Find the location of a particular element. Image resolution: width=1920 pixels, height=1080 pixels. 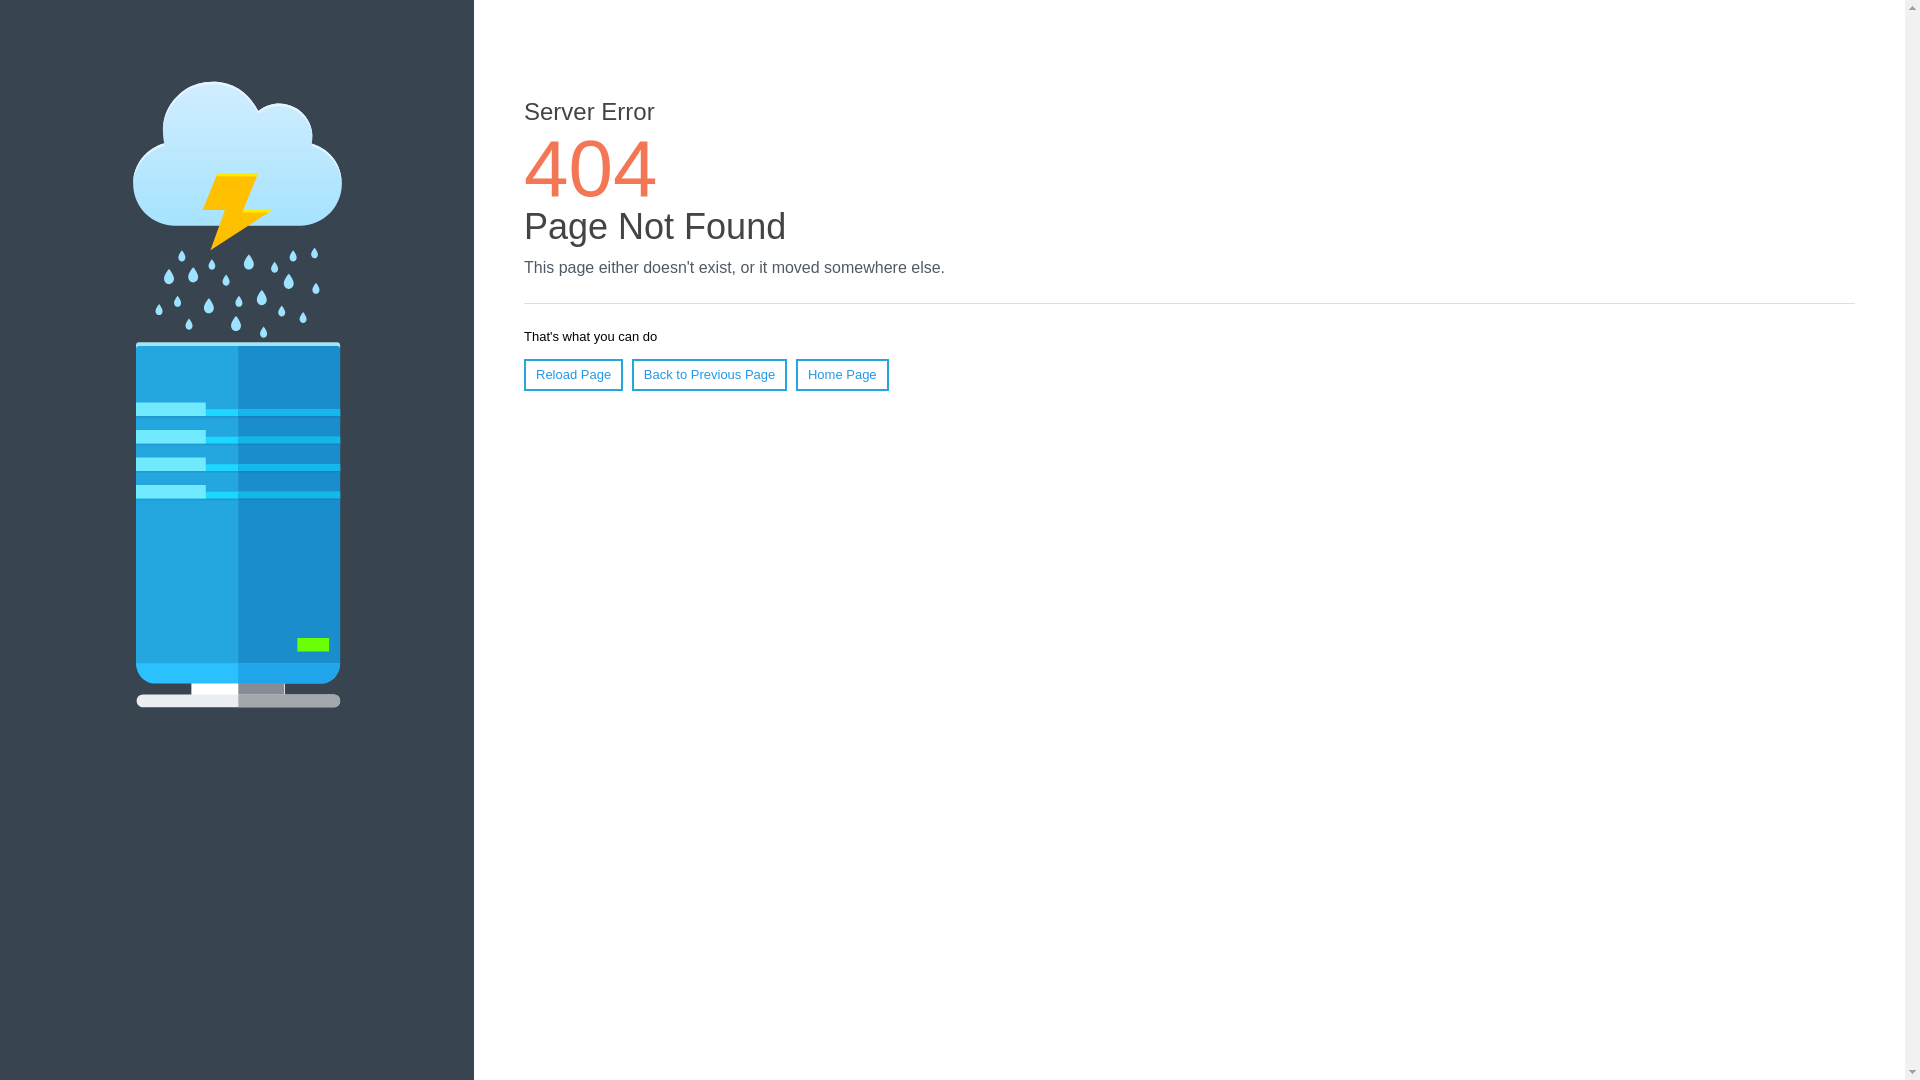

'Home Page' is located at coordinates (842, 374).